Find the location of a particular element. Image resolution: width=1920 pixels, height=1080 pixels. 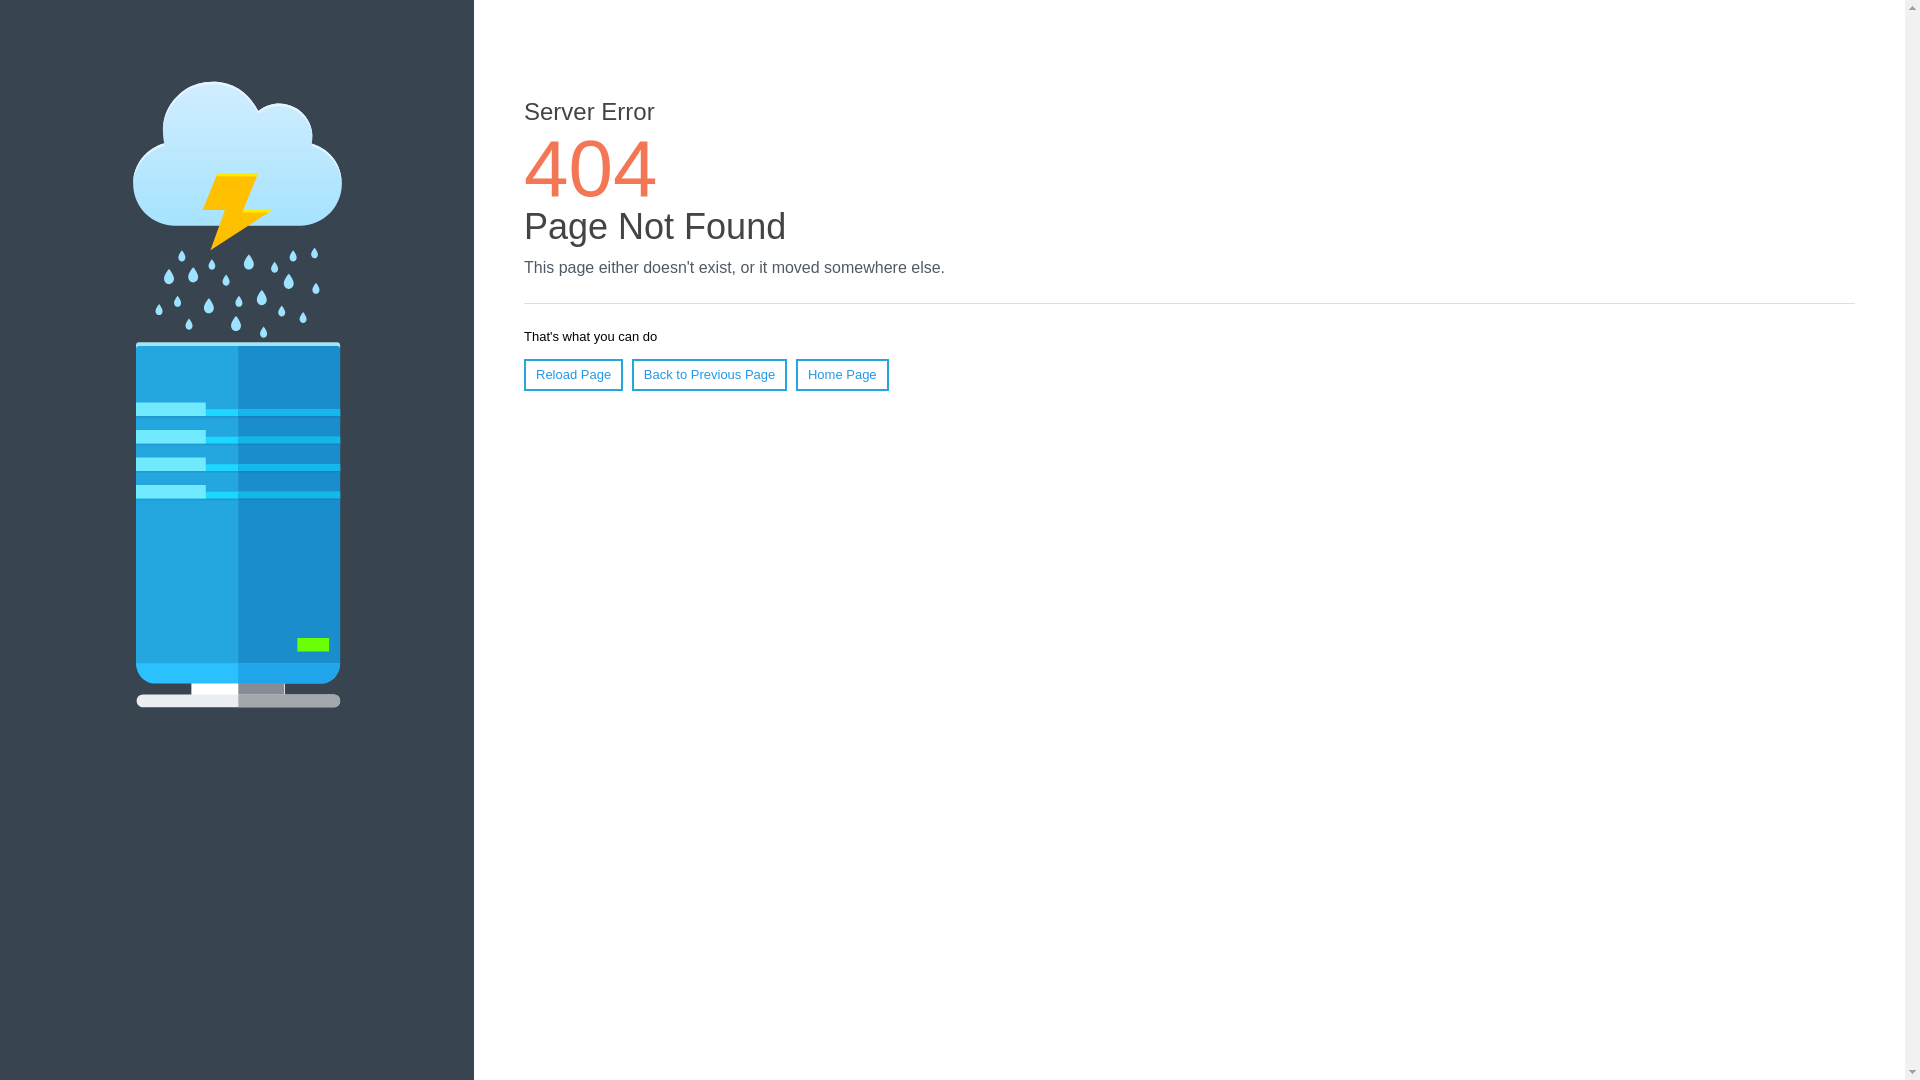

'Home Page' is located at coordinates (842, 374).